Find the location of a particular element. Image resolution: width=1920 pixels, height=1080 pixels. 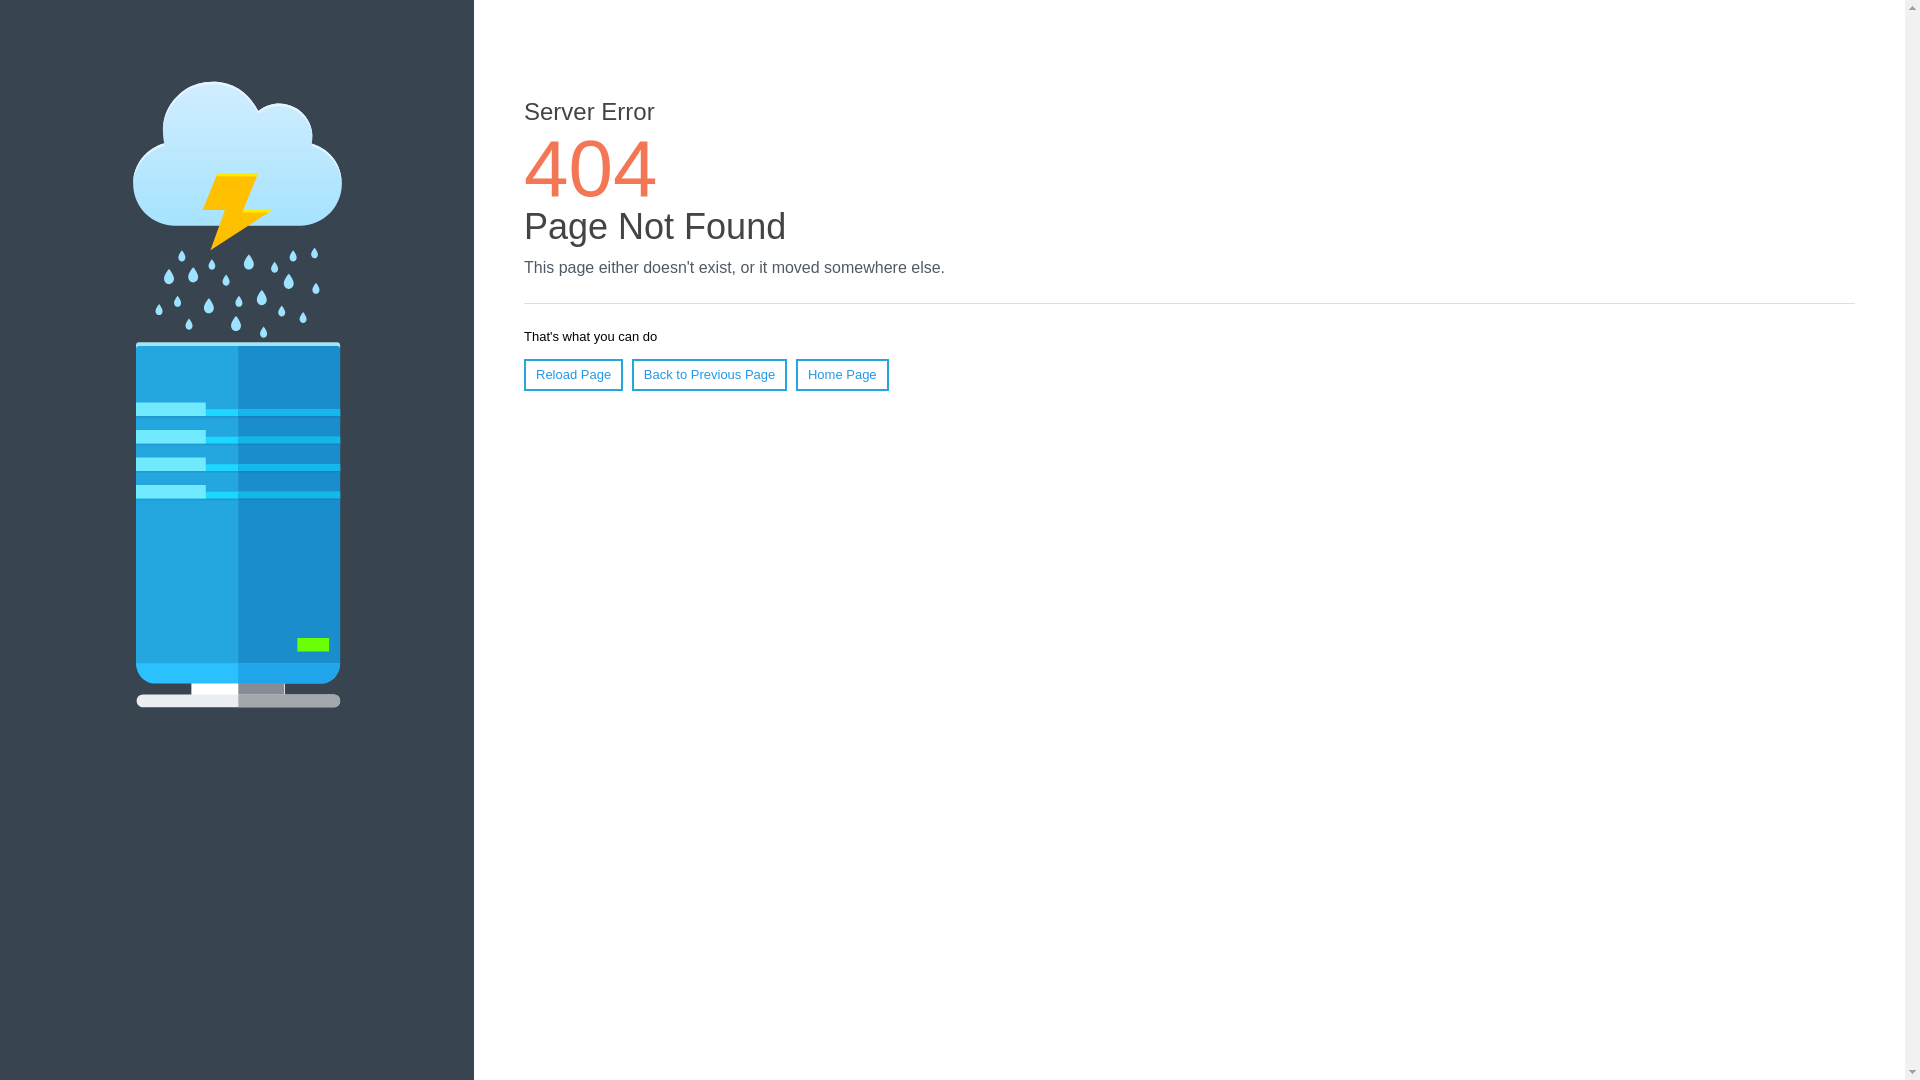

'Home Page' is located at coordinates (842, 374).